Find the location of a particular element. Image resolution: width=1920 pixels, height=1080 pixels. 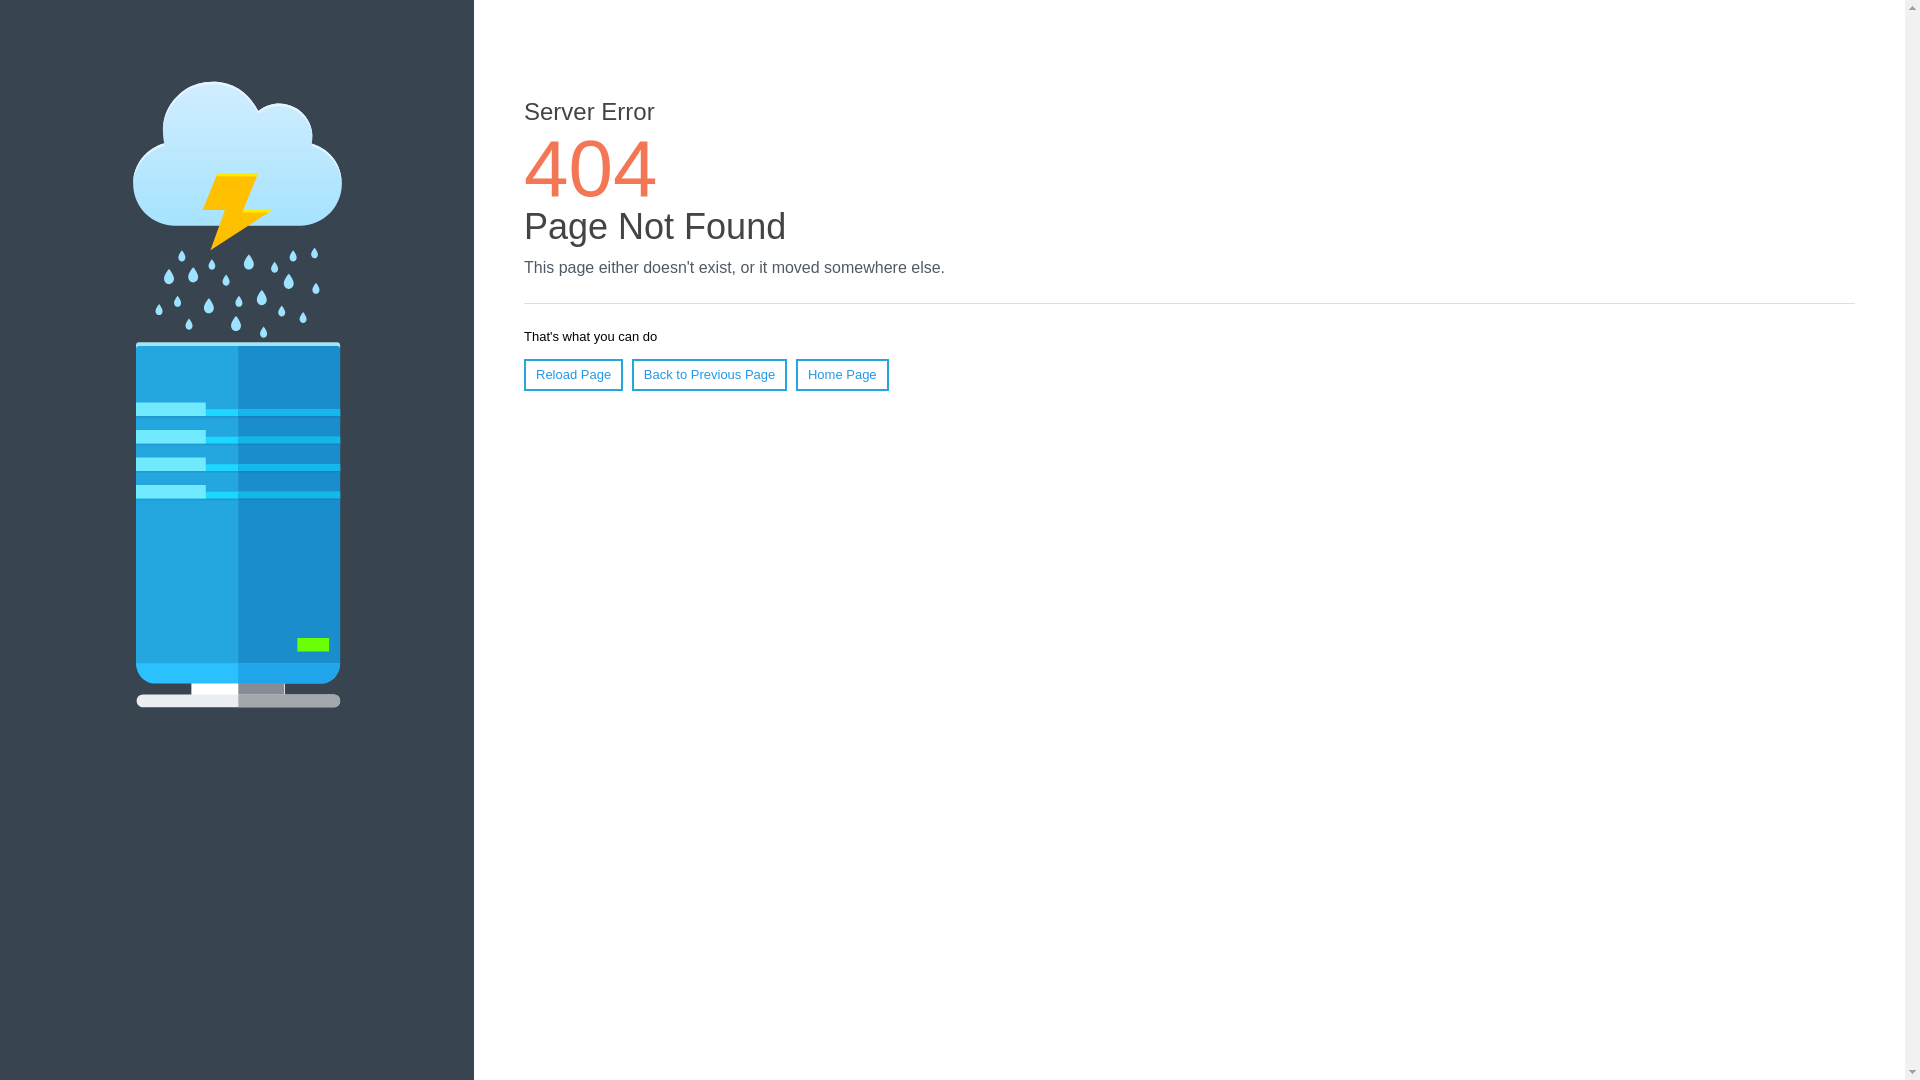

'Home Page' is located at coordinates (842, 374).